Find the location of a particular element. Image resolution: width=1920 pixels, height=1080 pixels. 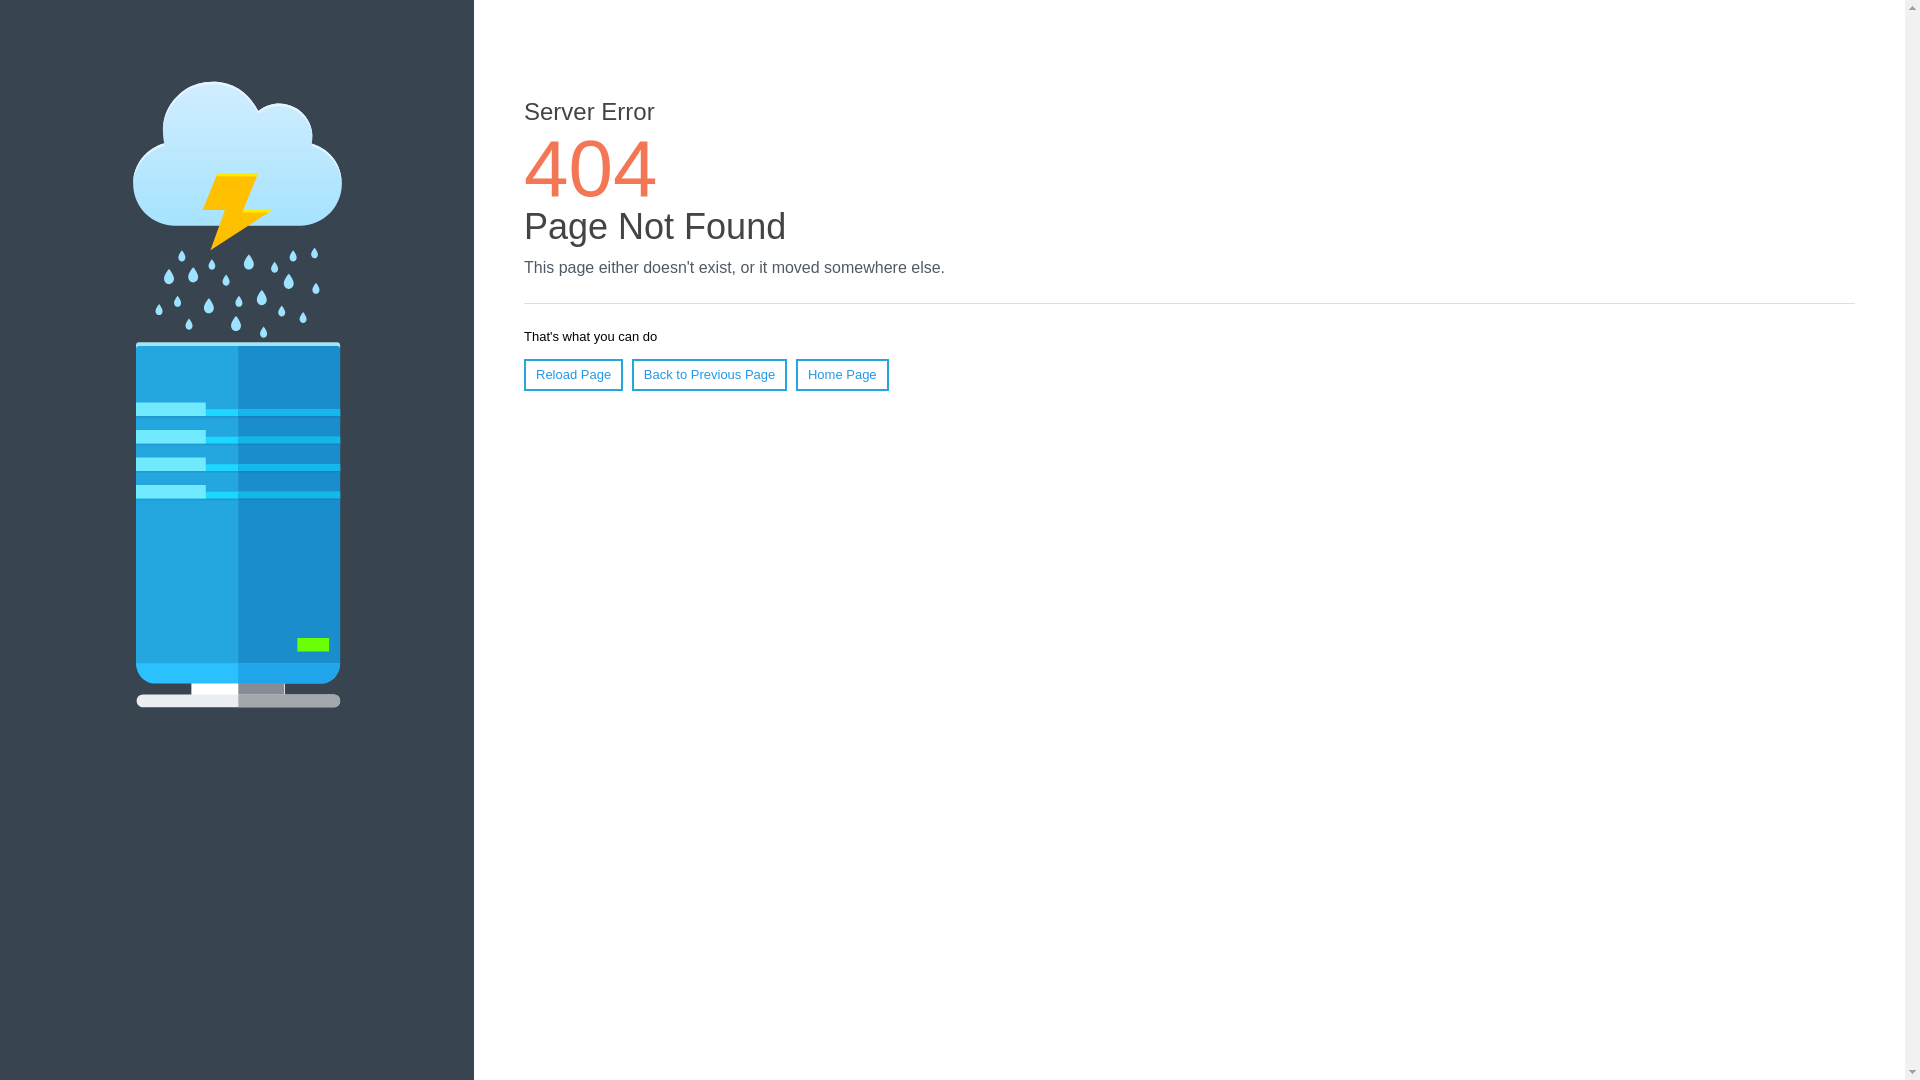

'Home Page' is located at coordinates (842, 374).